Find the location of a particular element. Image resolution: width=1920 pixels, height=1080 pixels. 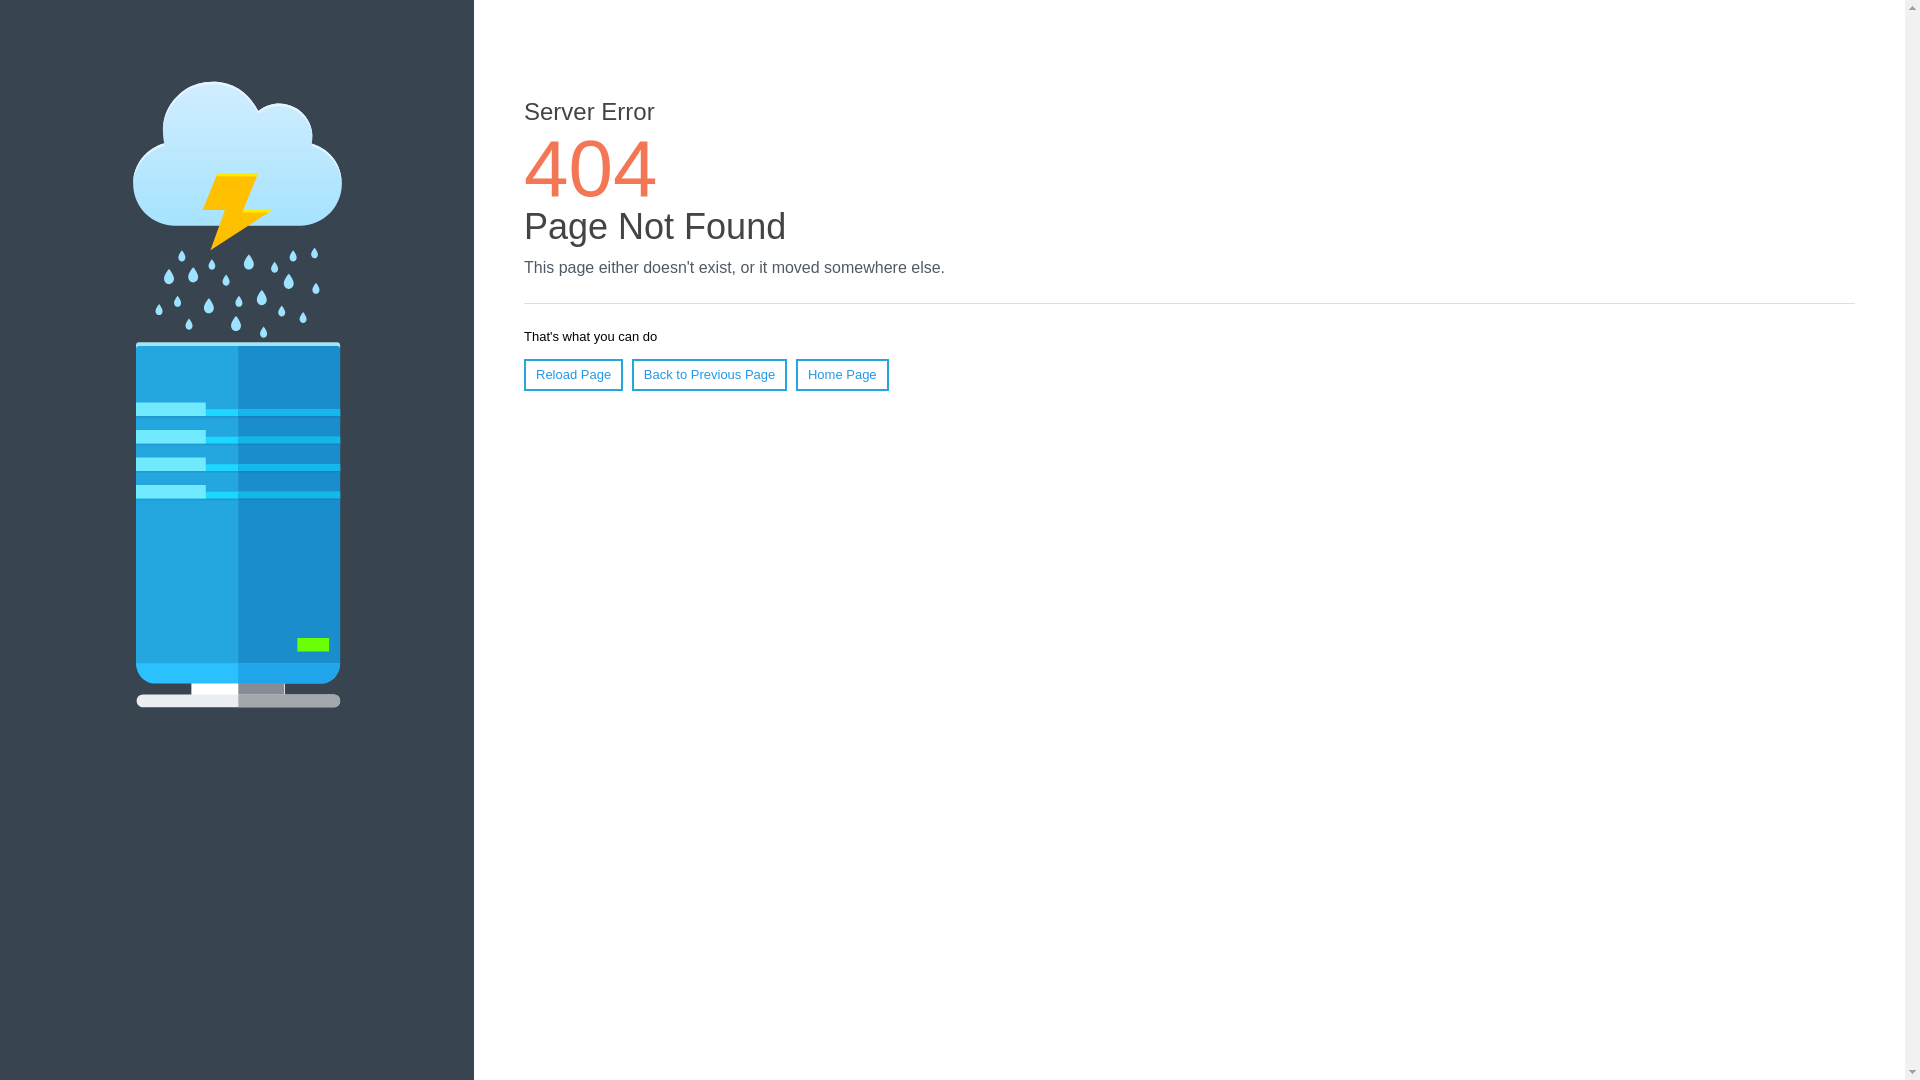

'Home Page' is located at coordinates (842, 374).